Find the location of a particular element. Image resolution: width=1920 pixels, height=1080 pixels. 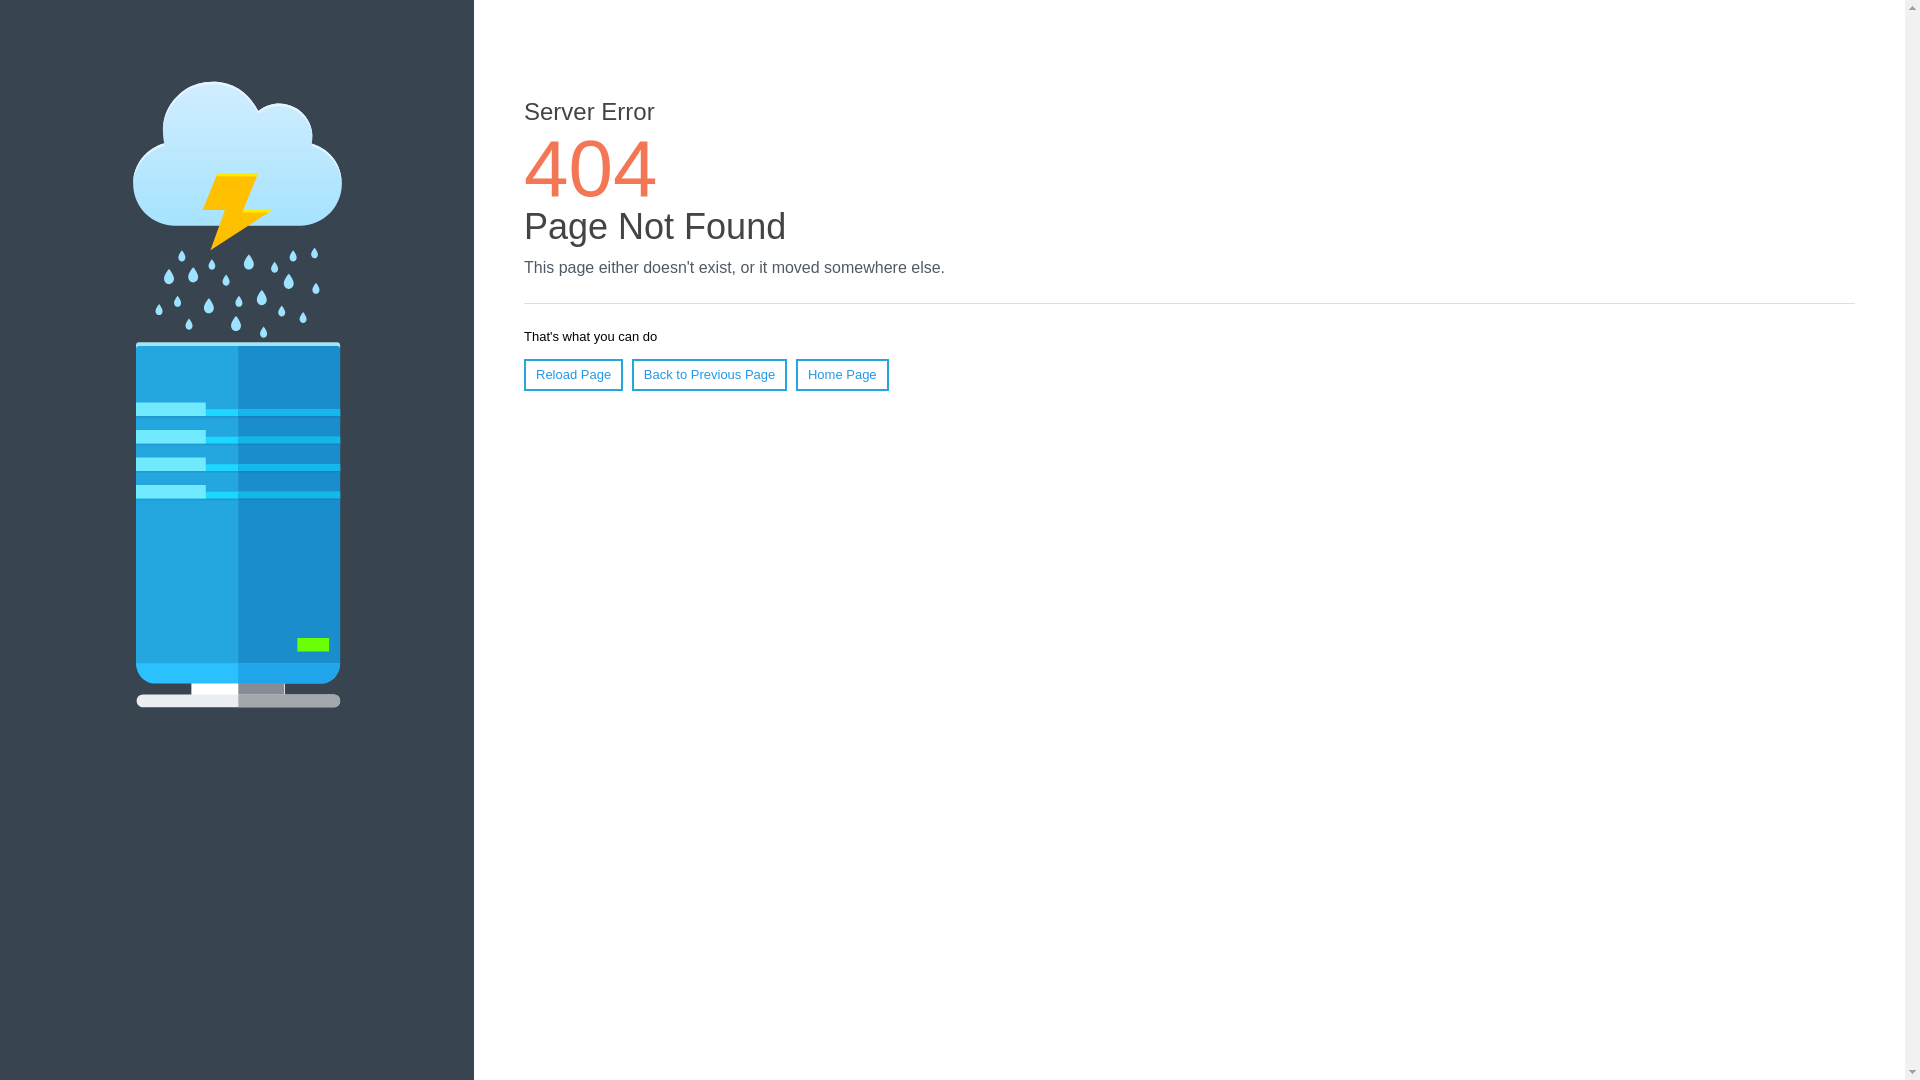

'Home Page' is located at coordinates (842, 374).